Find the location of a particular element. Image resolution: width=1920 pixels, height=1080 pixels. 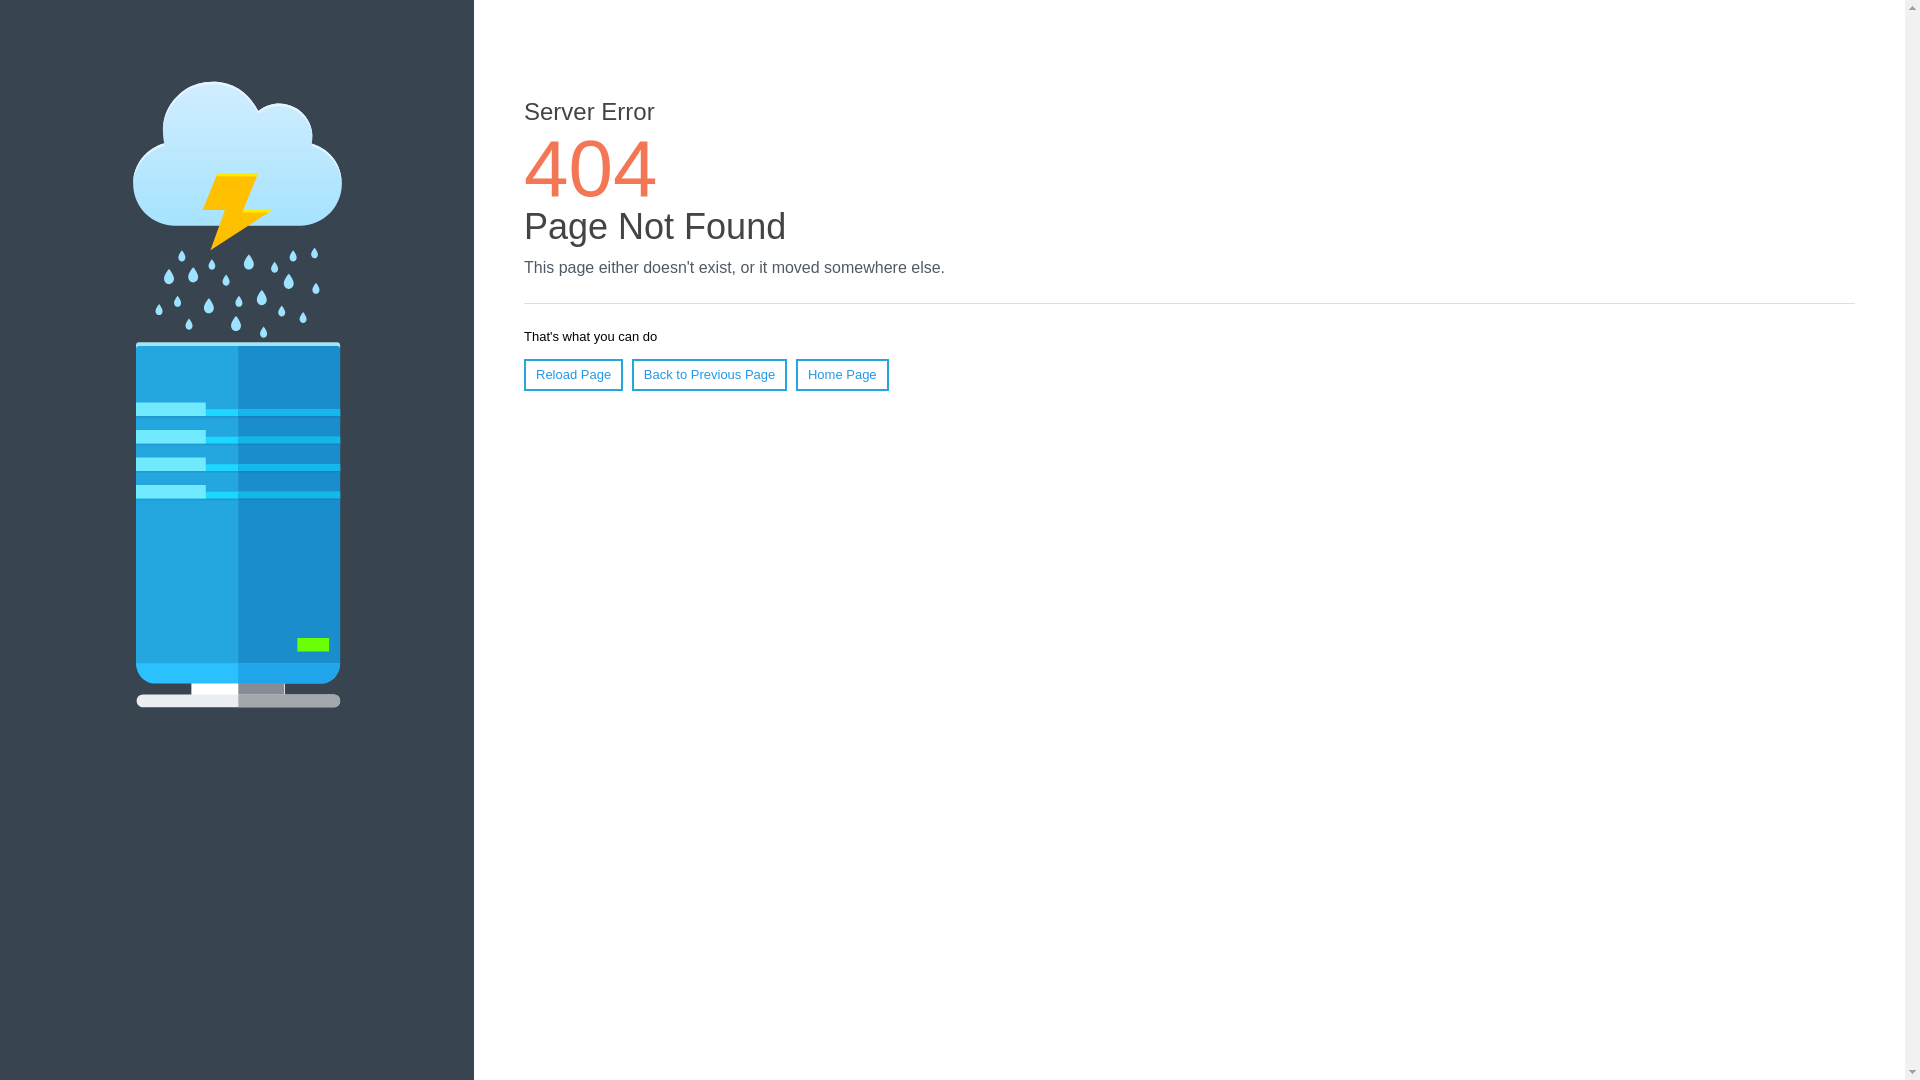

'Home Page' is located at coordinates (842, 374).